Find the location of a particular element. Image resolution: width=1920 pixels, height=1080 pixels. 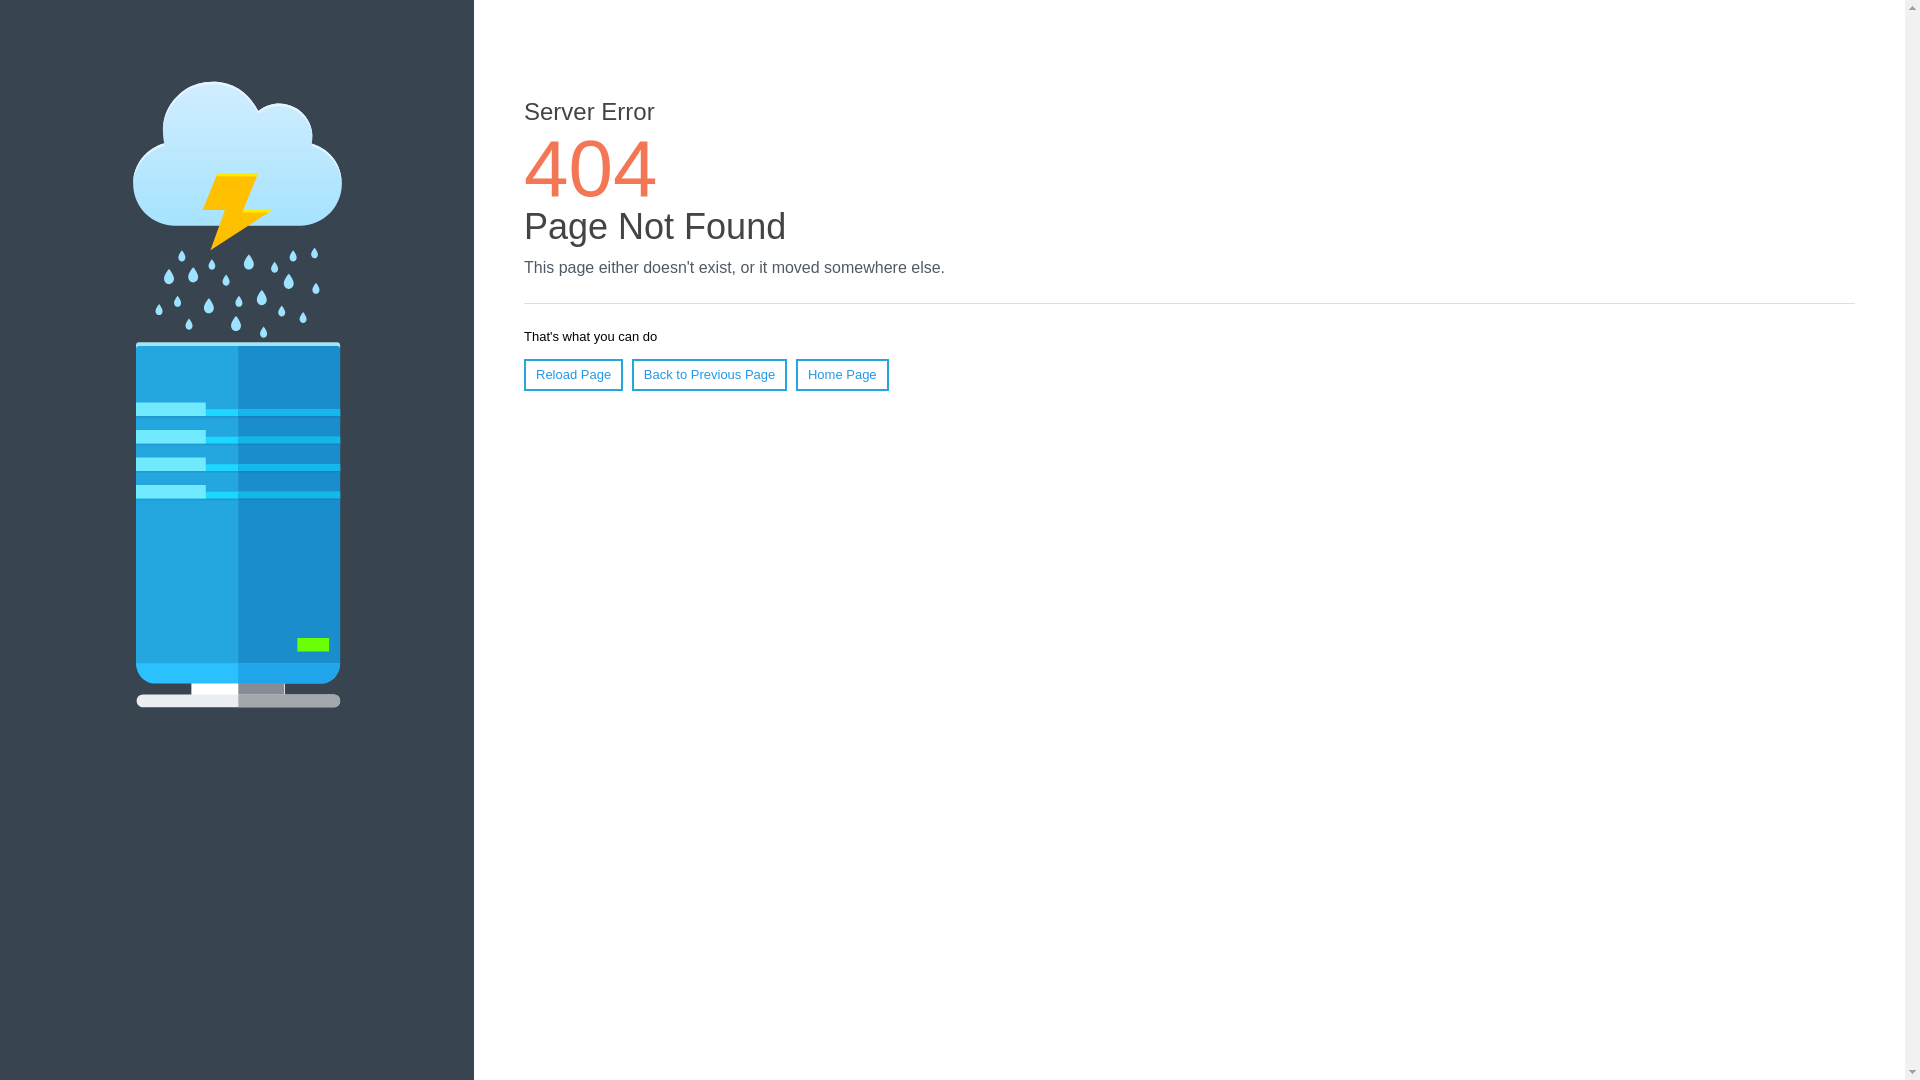

'Home Page' is located at coordinates (842, 374).